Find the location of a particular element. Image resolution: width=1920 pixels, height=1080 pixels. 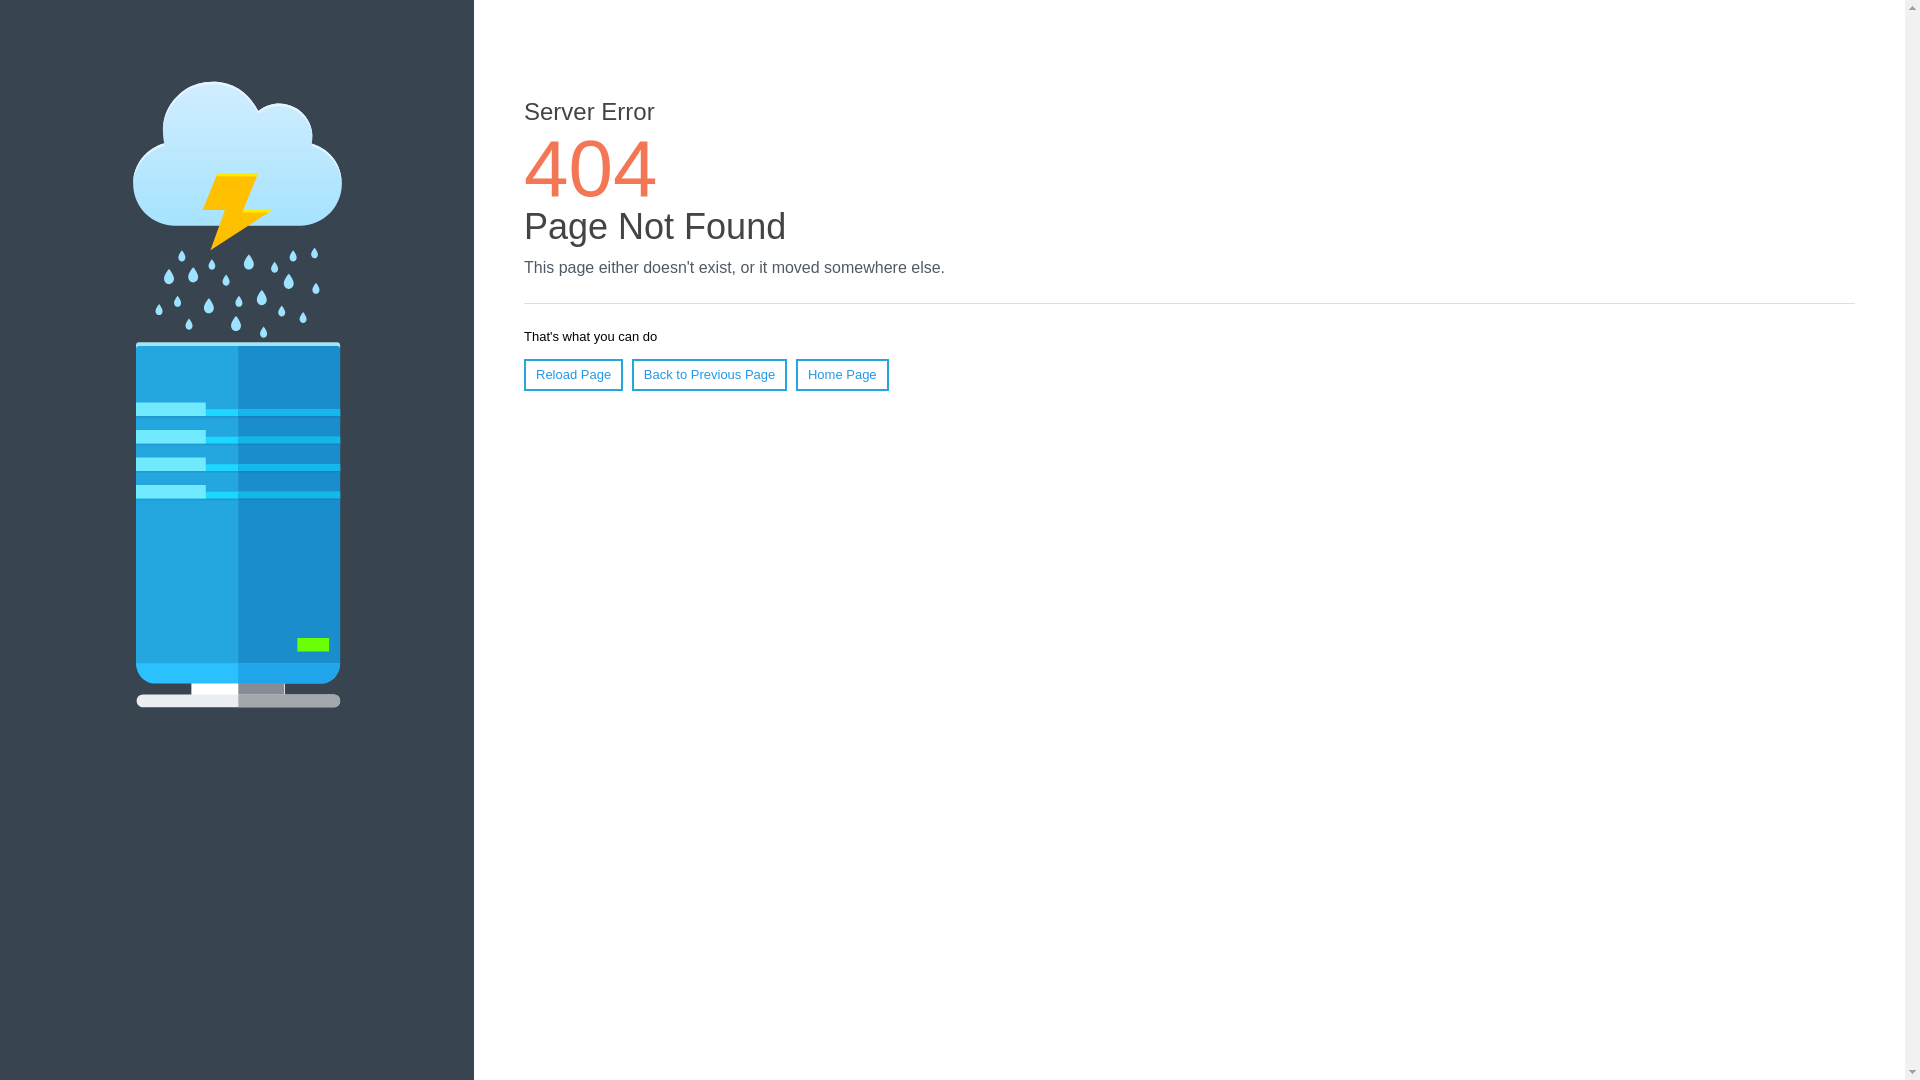

'Home Page' is located at coordinates (842, 374).